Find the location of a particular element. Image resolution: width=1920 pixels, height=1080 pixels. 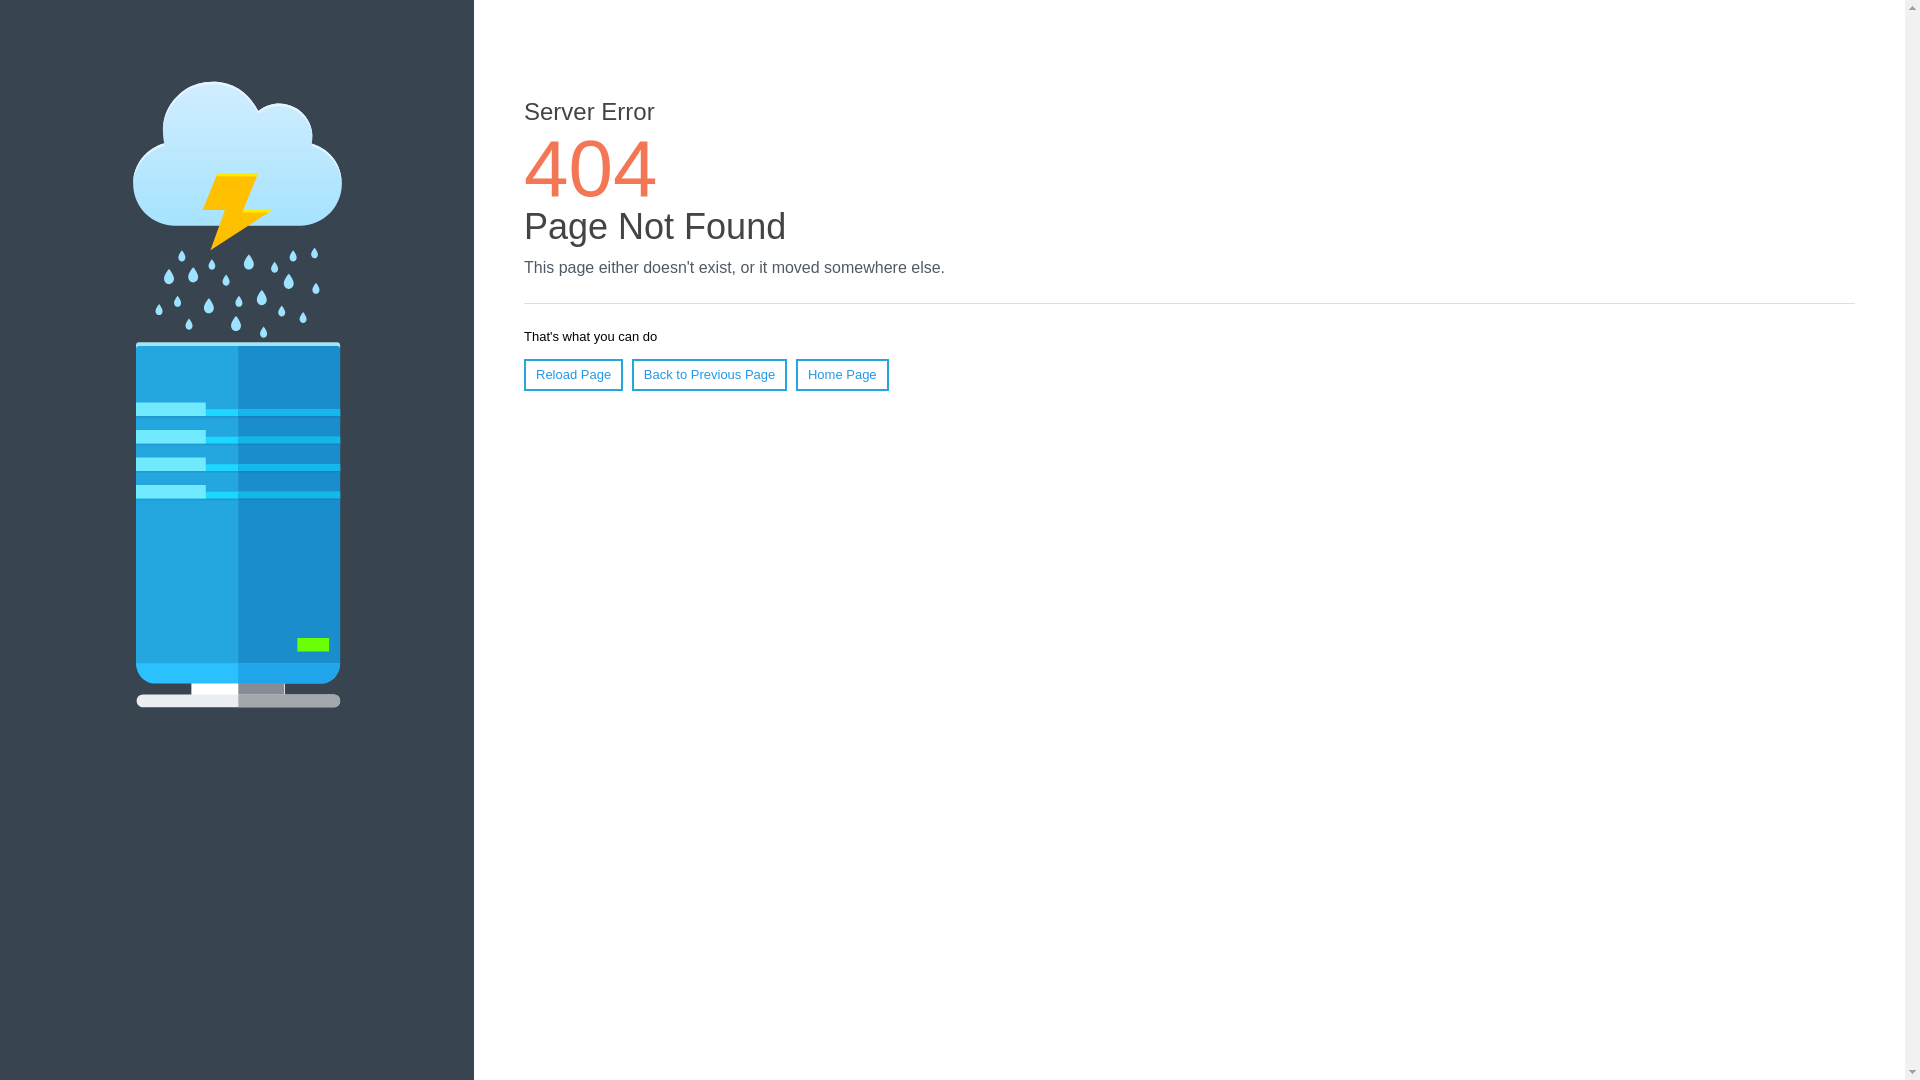

'Home Page' is located at coordinates (842, 374).